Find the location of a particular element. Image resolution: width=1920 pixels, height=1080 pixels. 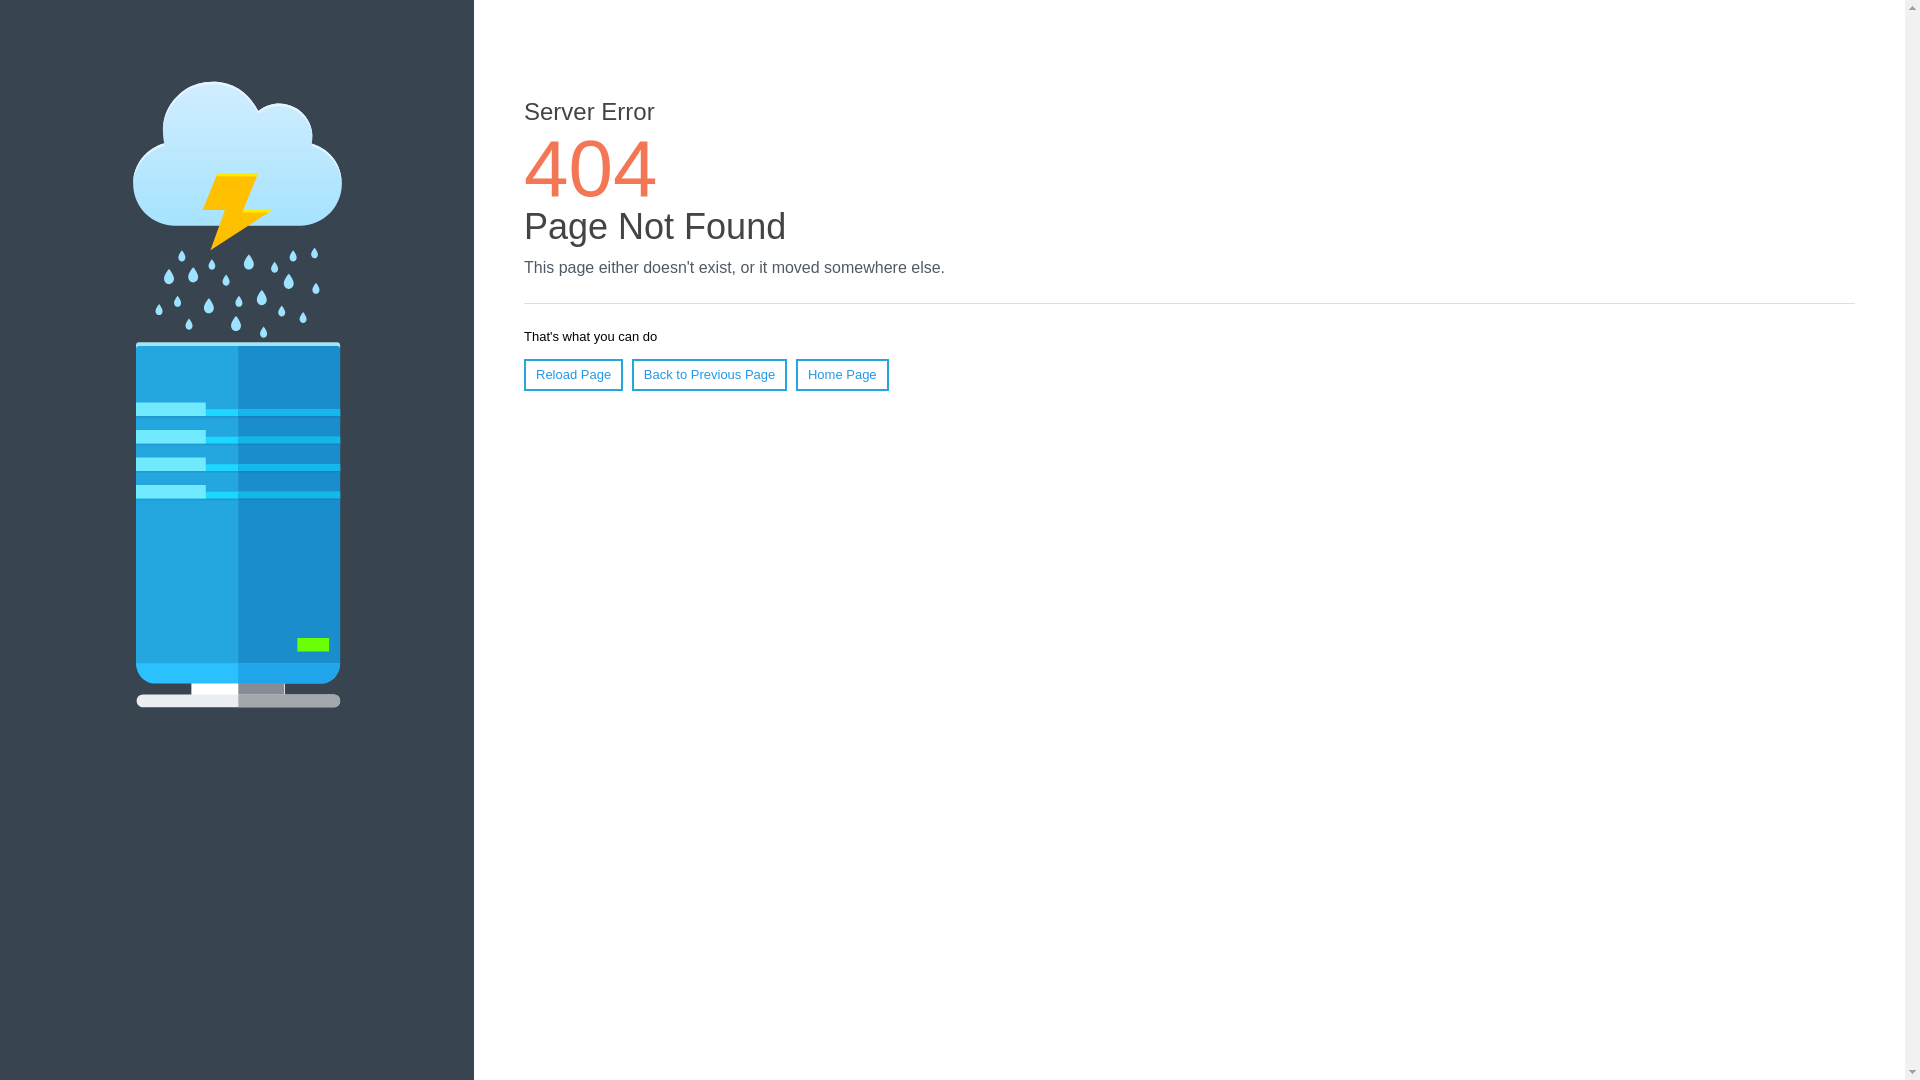

'Home Page' is located at coordinates (842, 374).